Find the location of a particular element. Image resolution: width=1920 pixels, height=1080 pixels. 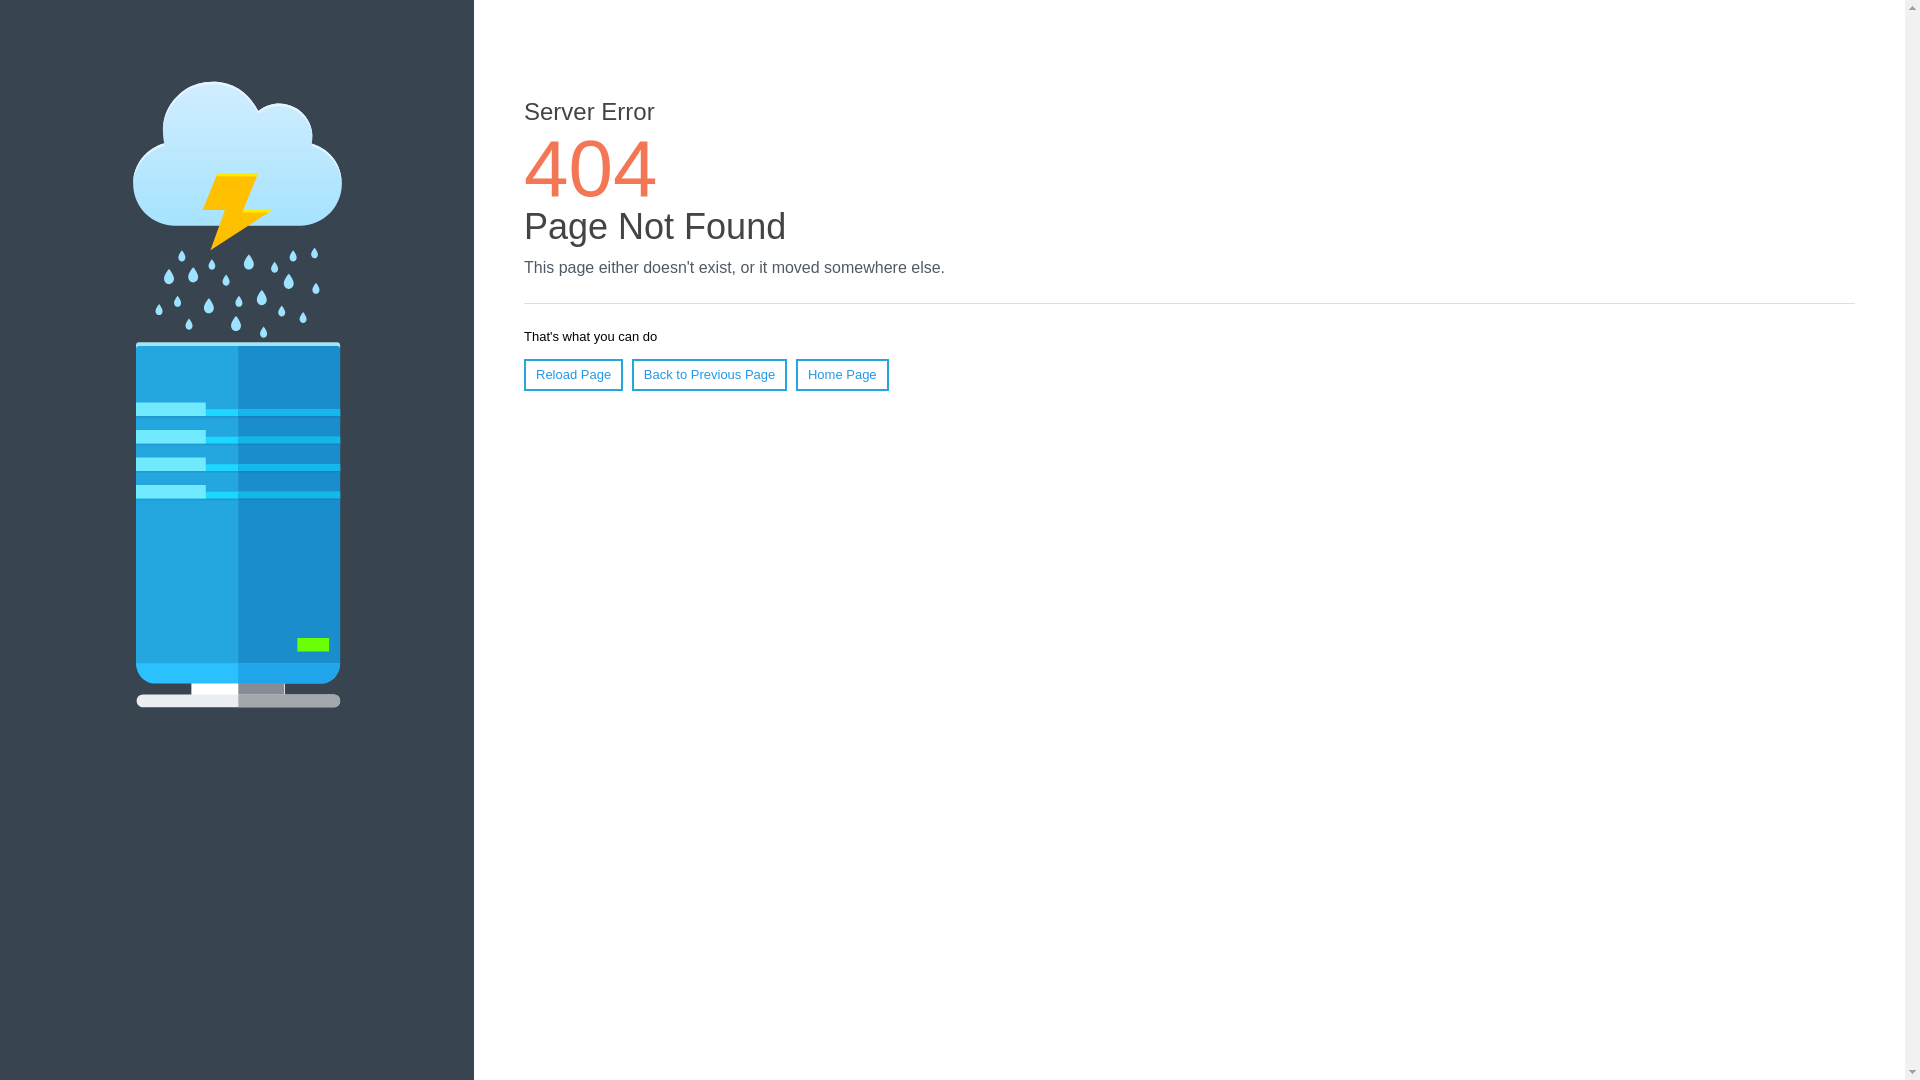

'Home Page' is located at coordinates (842, 374).